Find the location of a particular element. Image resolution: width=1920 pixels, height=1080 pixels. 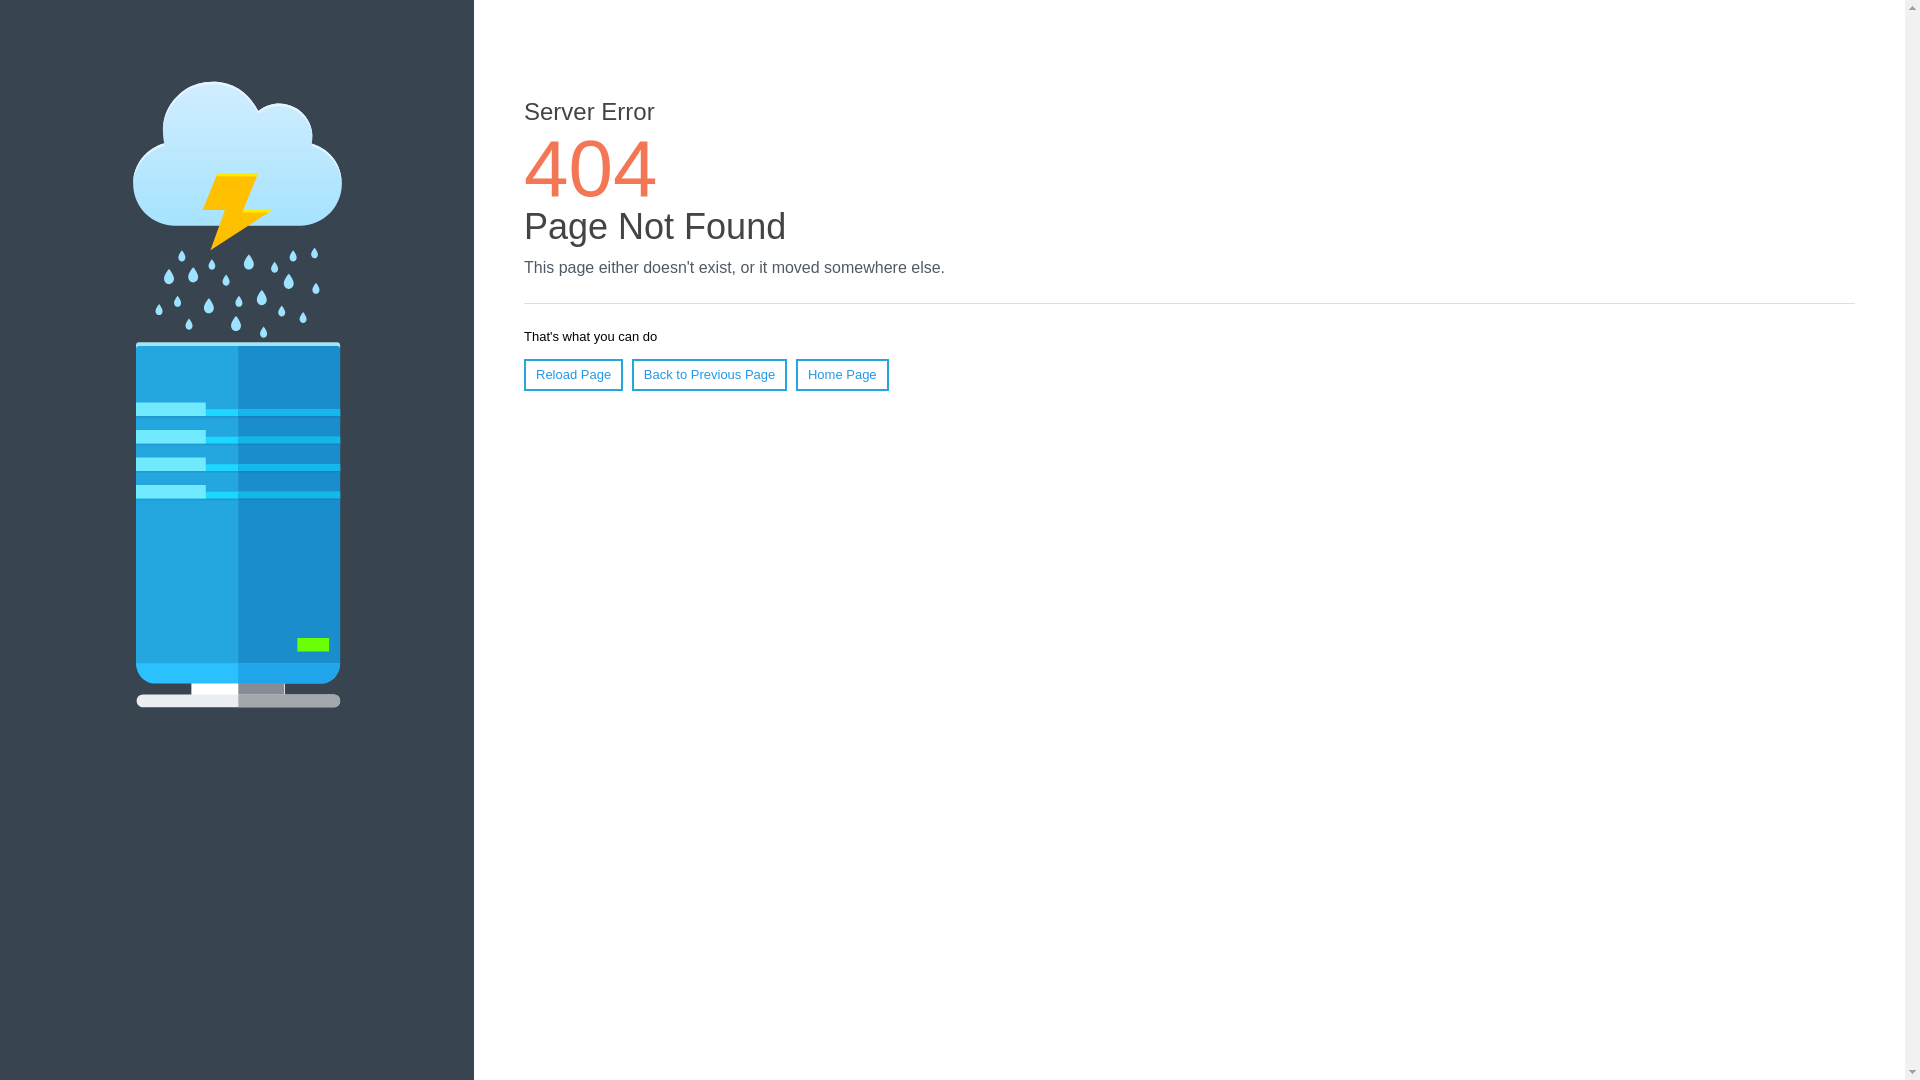

'Home Page' is located at coordinates (842, 374).